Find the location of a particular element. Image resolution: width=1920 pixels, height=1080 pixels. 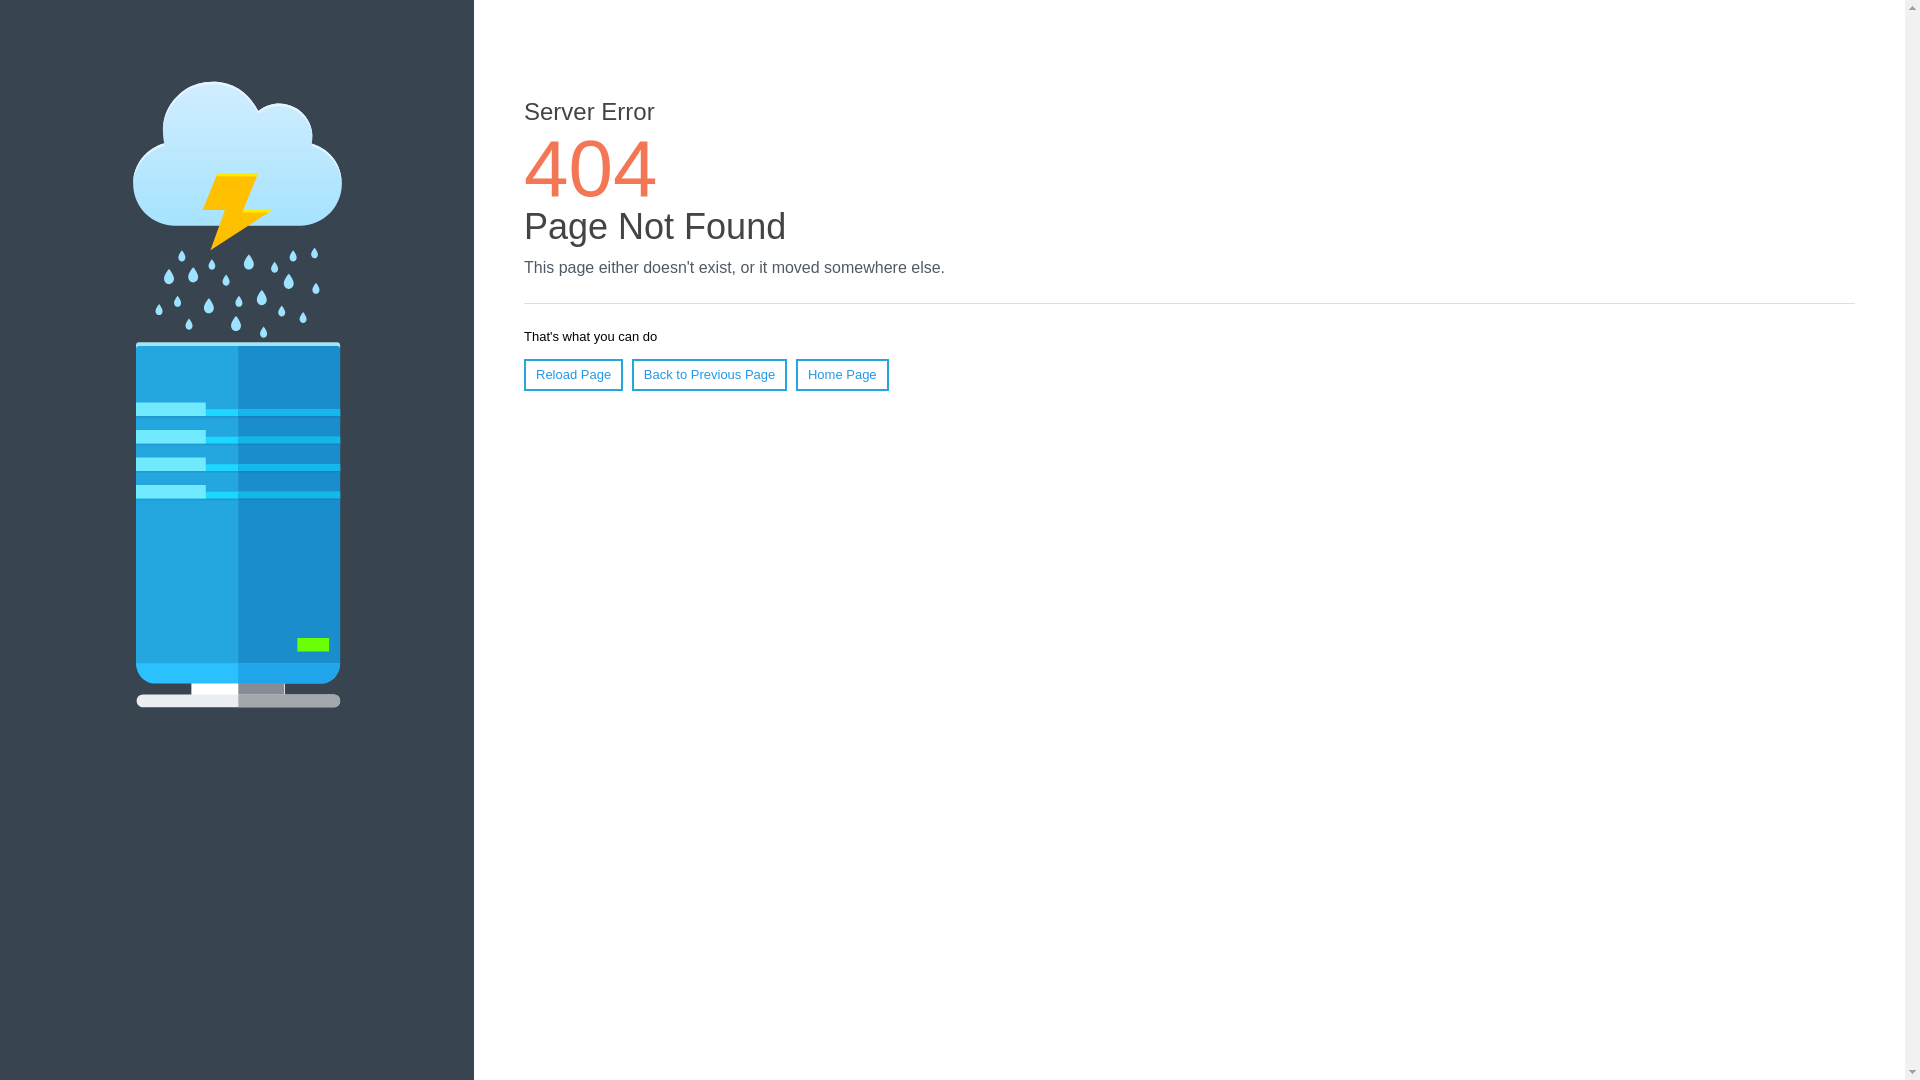

'Home Page' is located at coordinates (842, 374).